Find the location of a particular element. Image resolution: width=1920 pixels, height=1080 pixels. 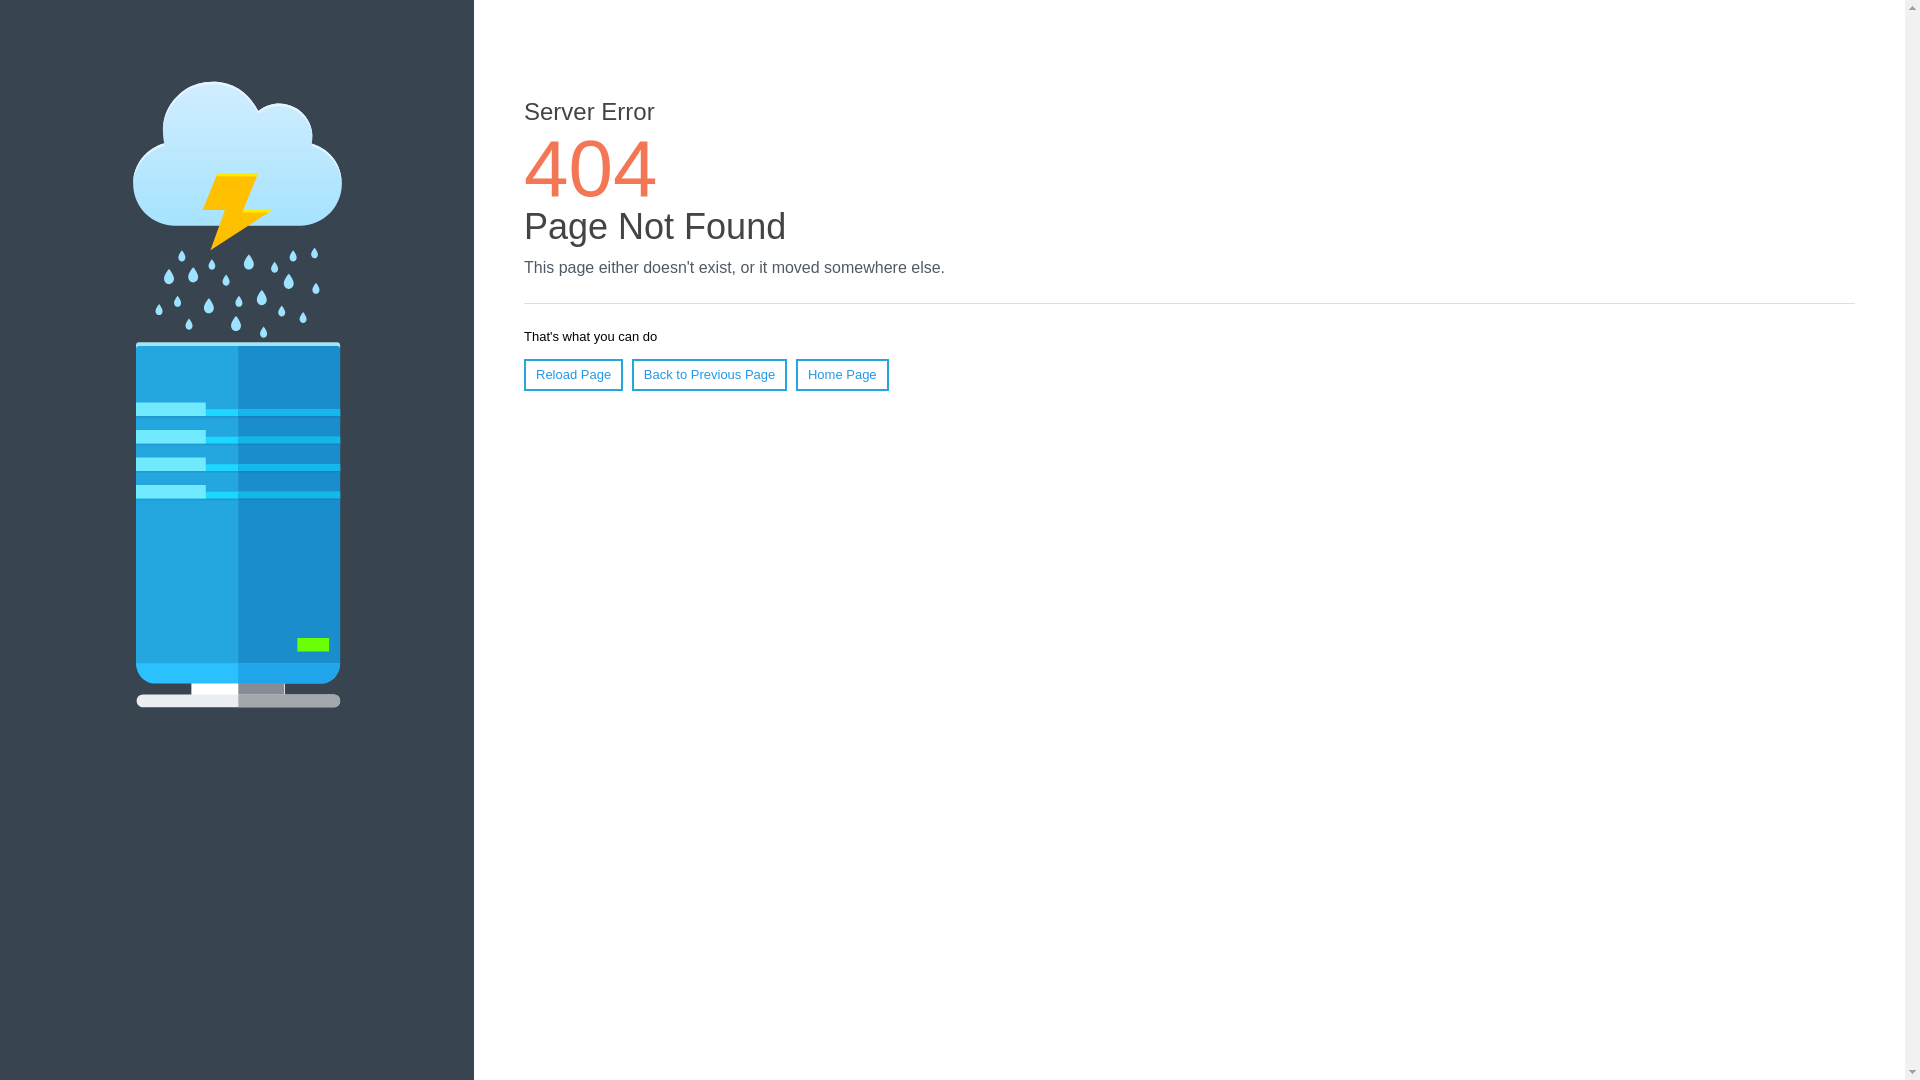

'Home Page' is located at coordinates (842, 374).